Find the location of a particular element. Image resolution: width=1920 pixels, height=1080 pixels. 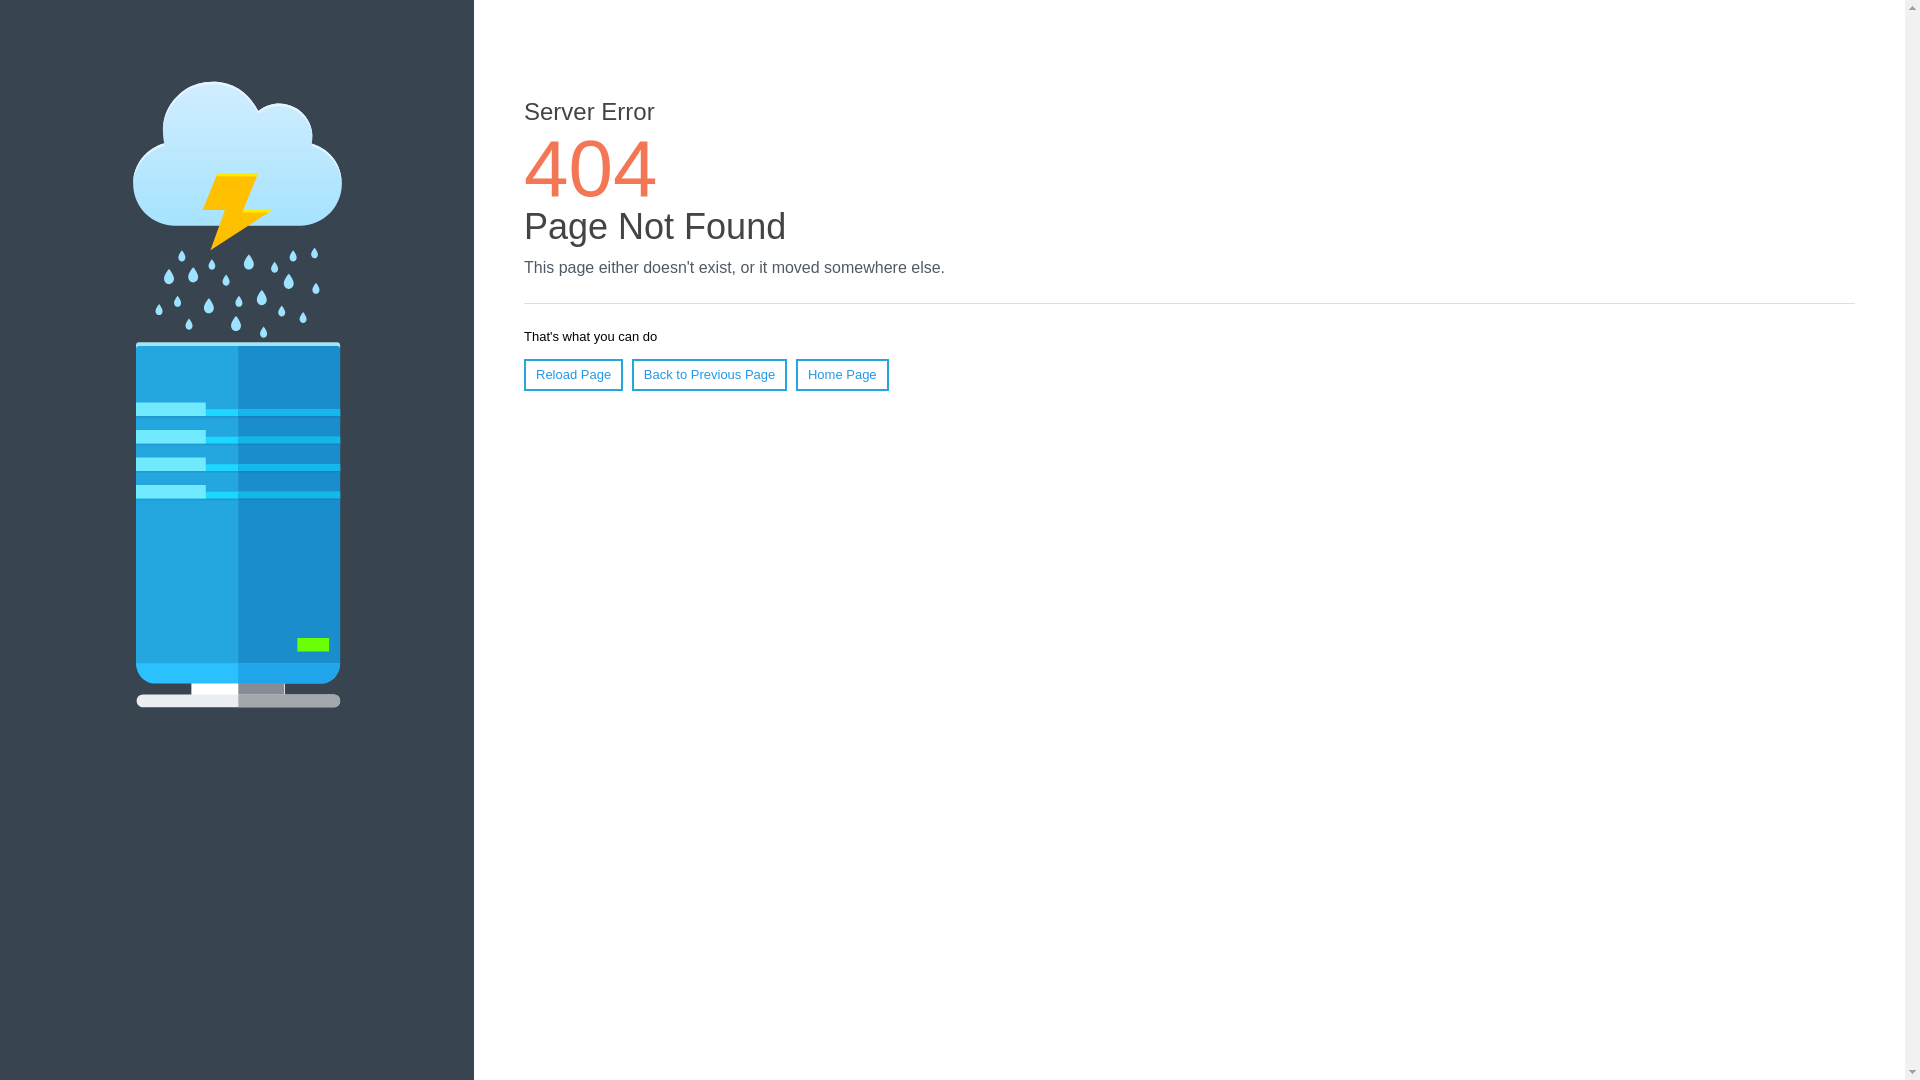

'Home Page' is located at coordinates (842, 374).